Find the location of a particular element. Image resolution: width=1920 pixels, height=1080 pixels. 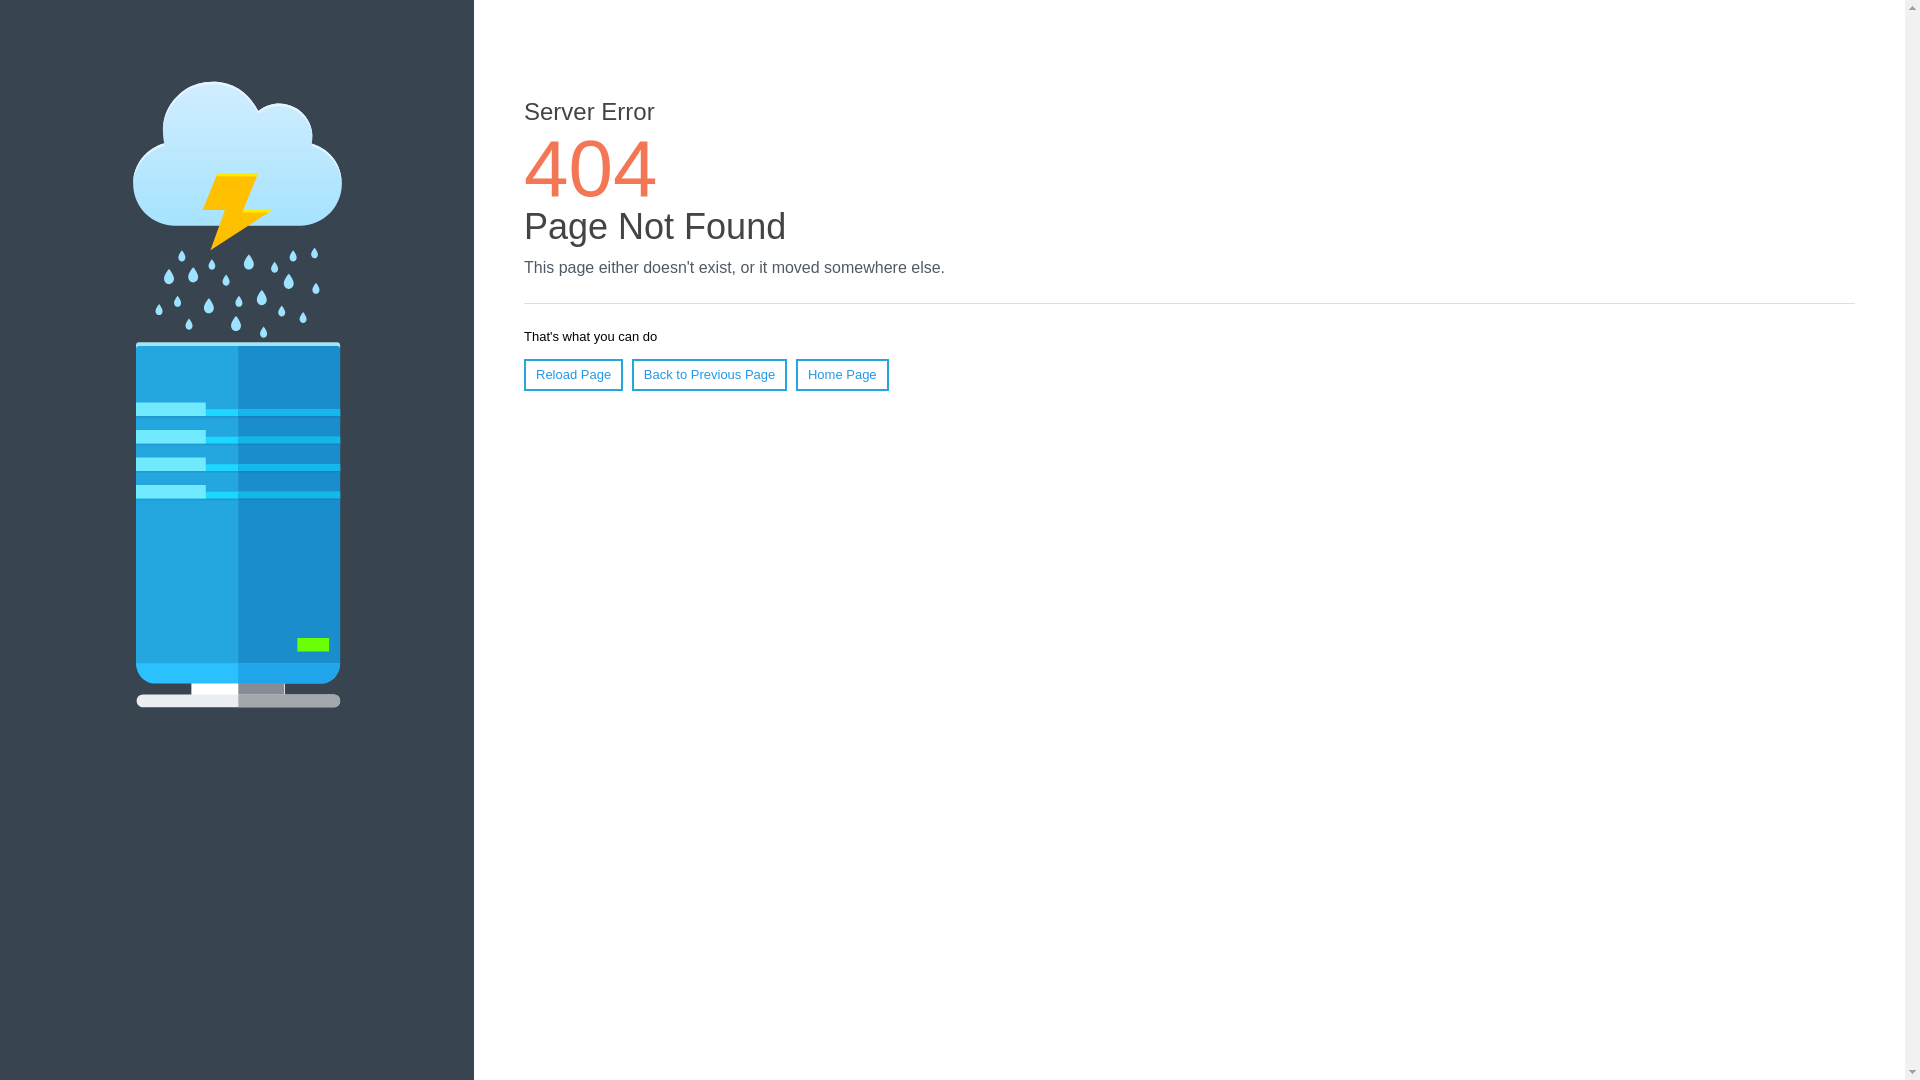

'Home Page' is located at coordinates (842, 374).